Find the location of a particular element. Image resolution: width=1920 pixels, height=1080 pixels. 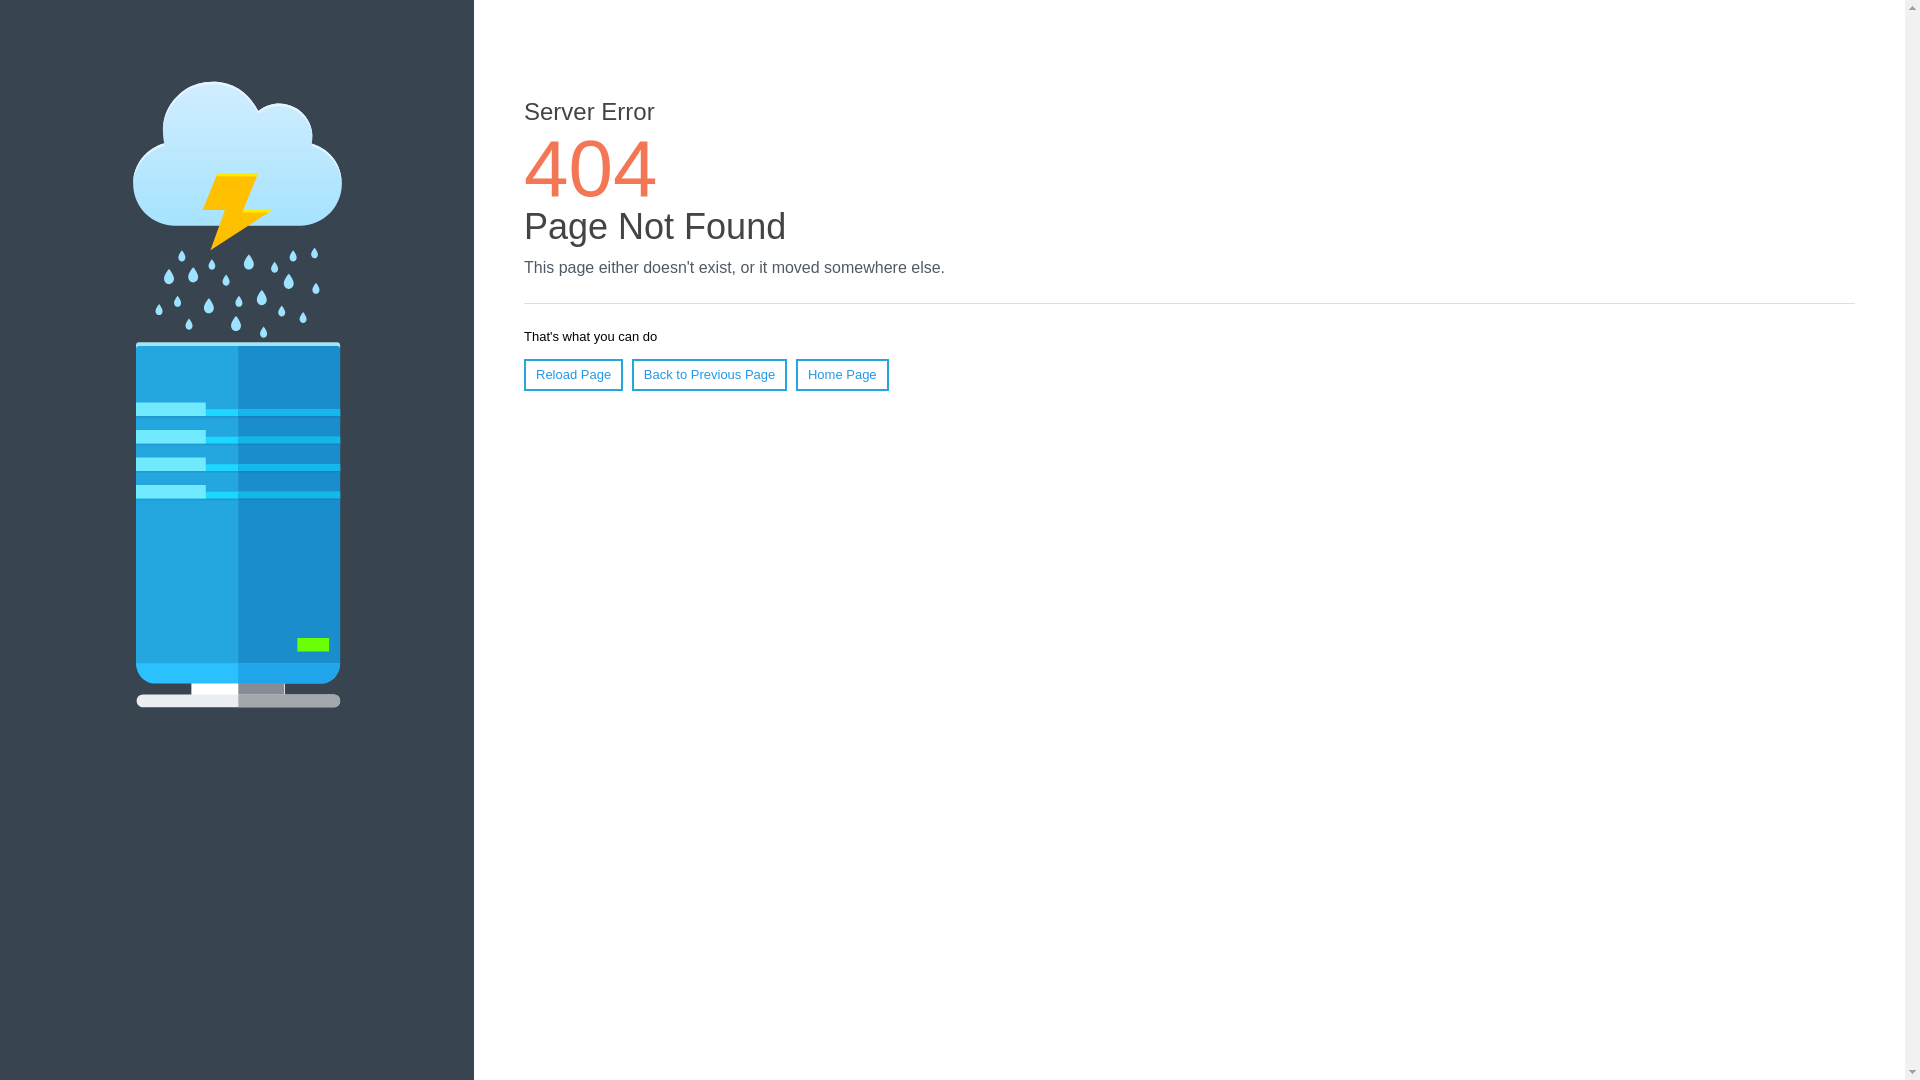

'Home Page' is located at coordinates (842, 374).